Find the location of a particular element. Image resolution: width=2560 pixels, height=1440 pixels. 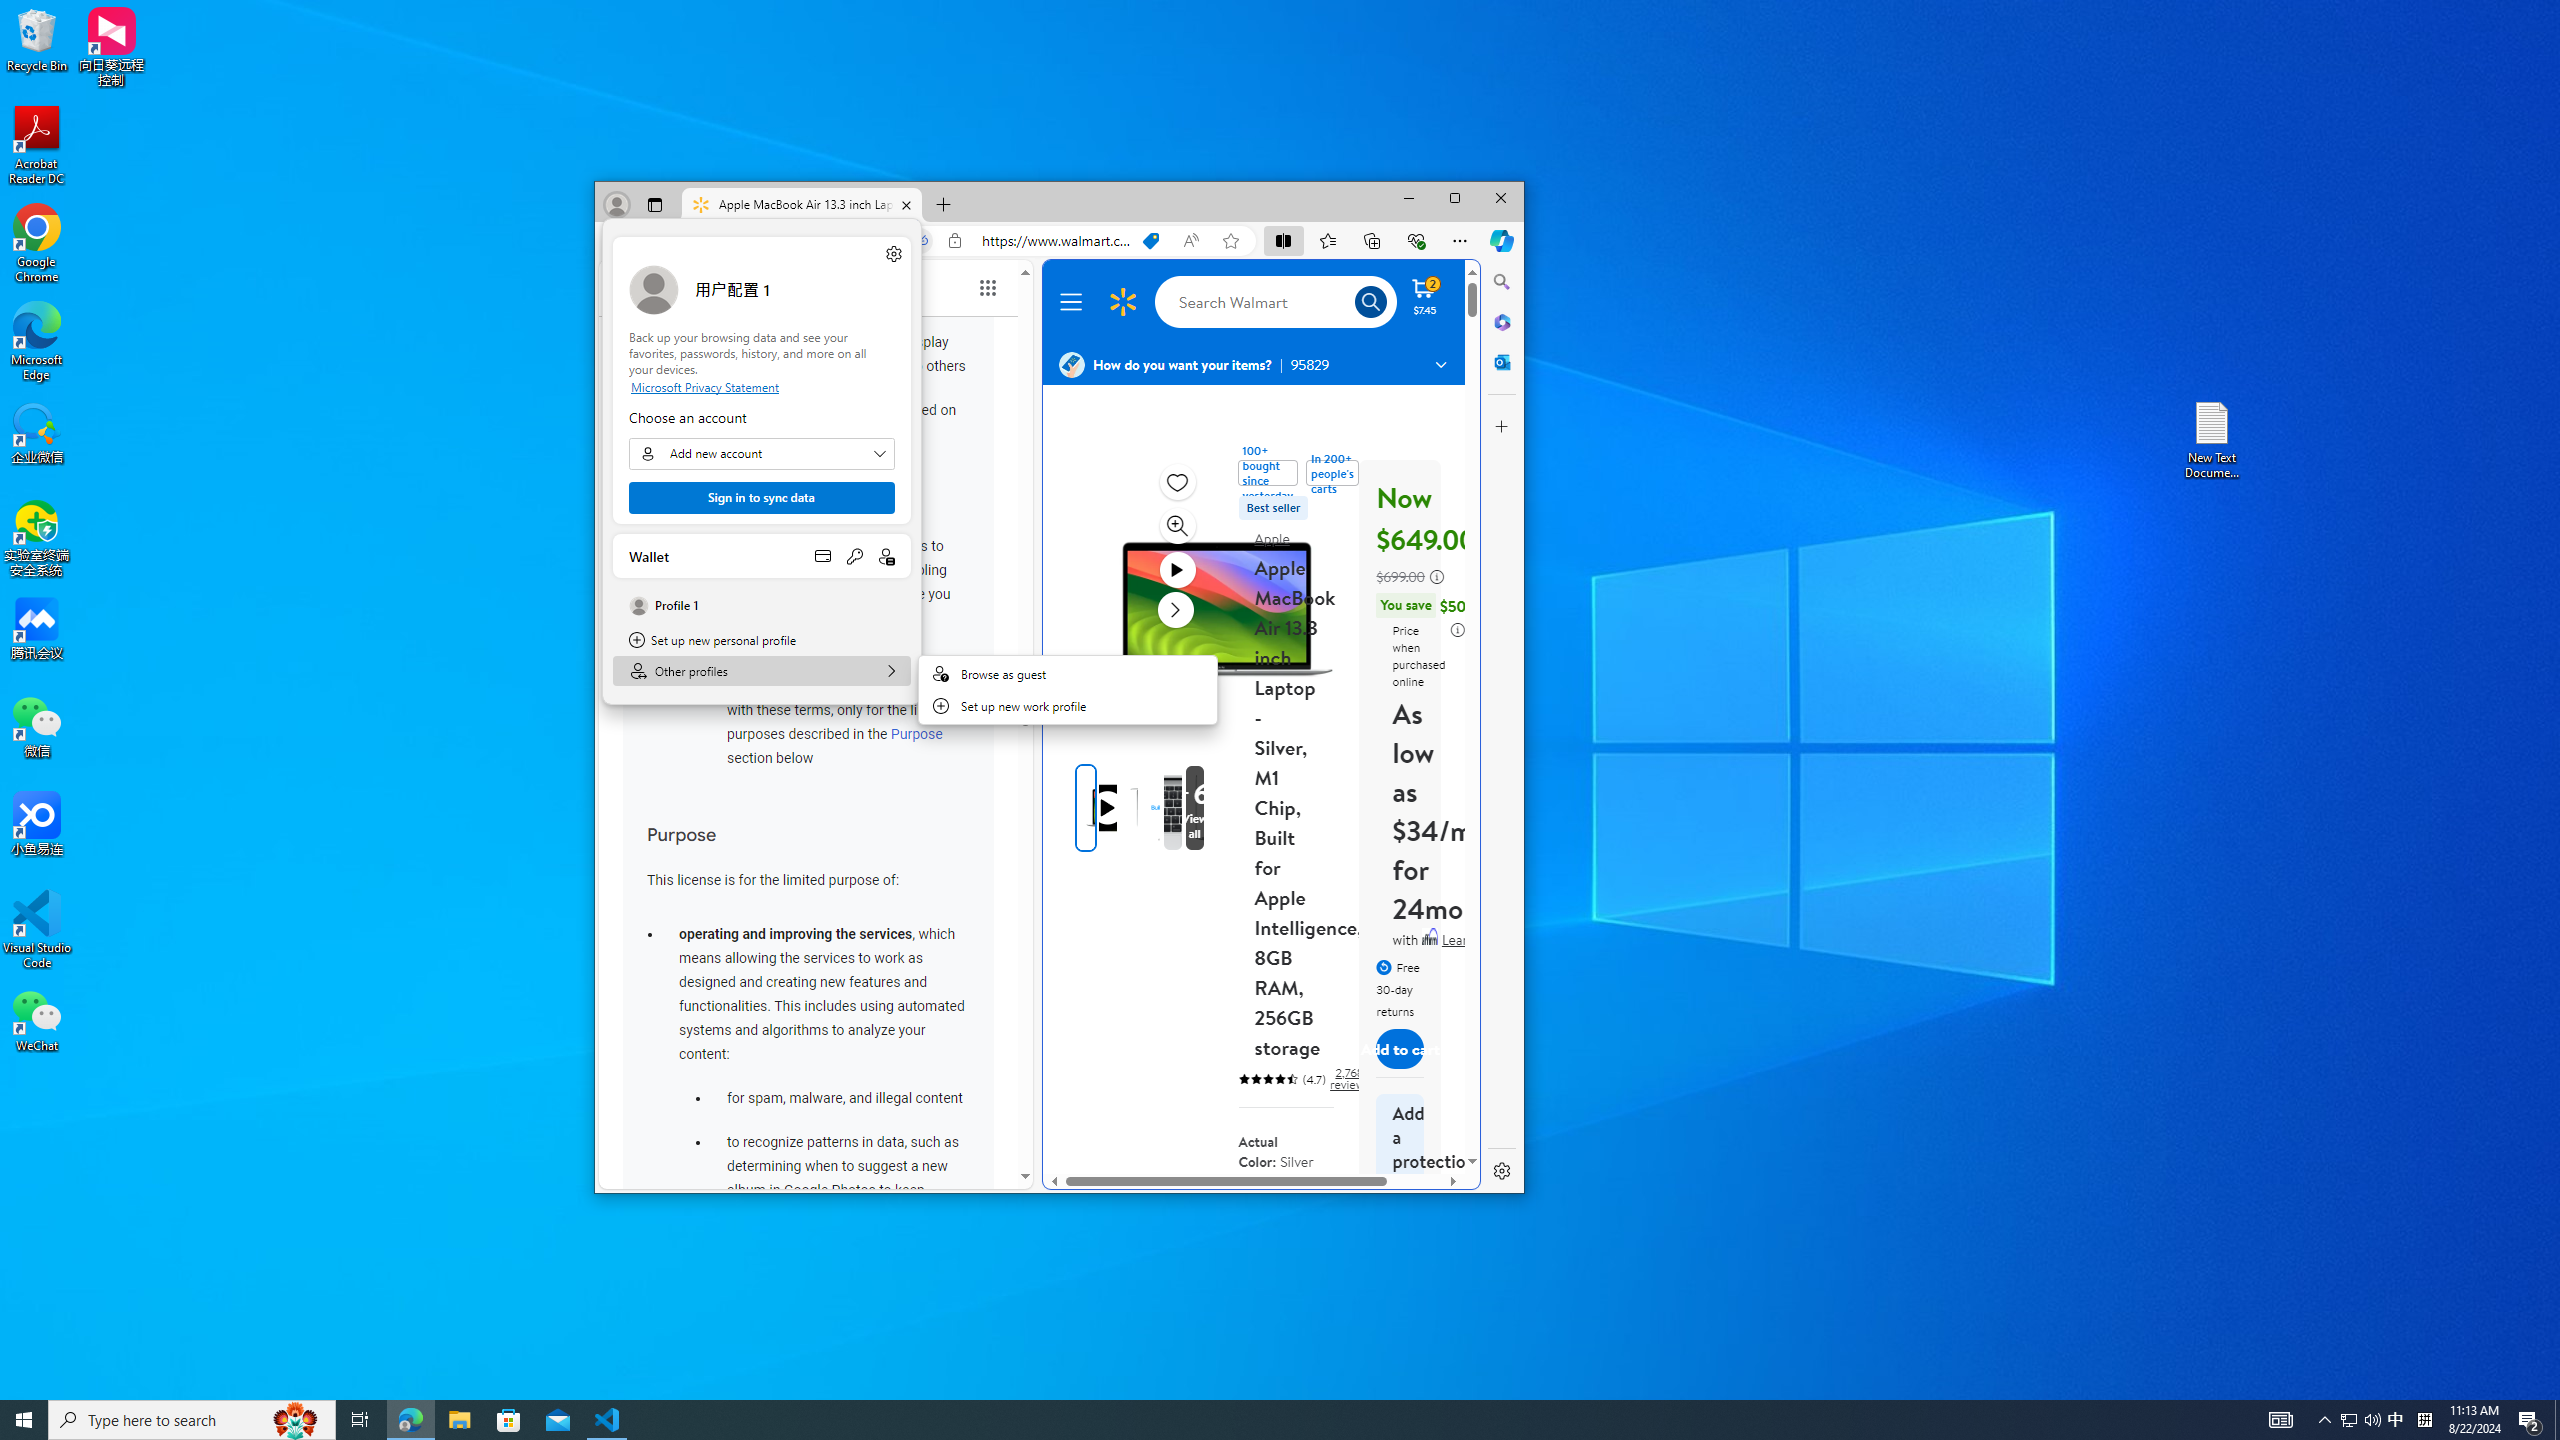

'User Promoted Notification Area' is located at coordinates (2360, 1418).